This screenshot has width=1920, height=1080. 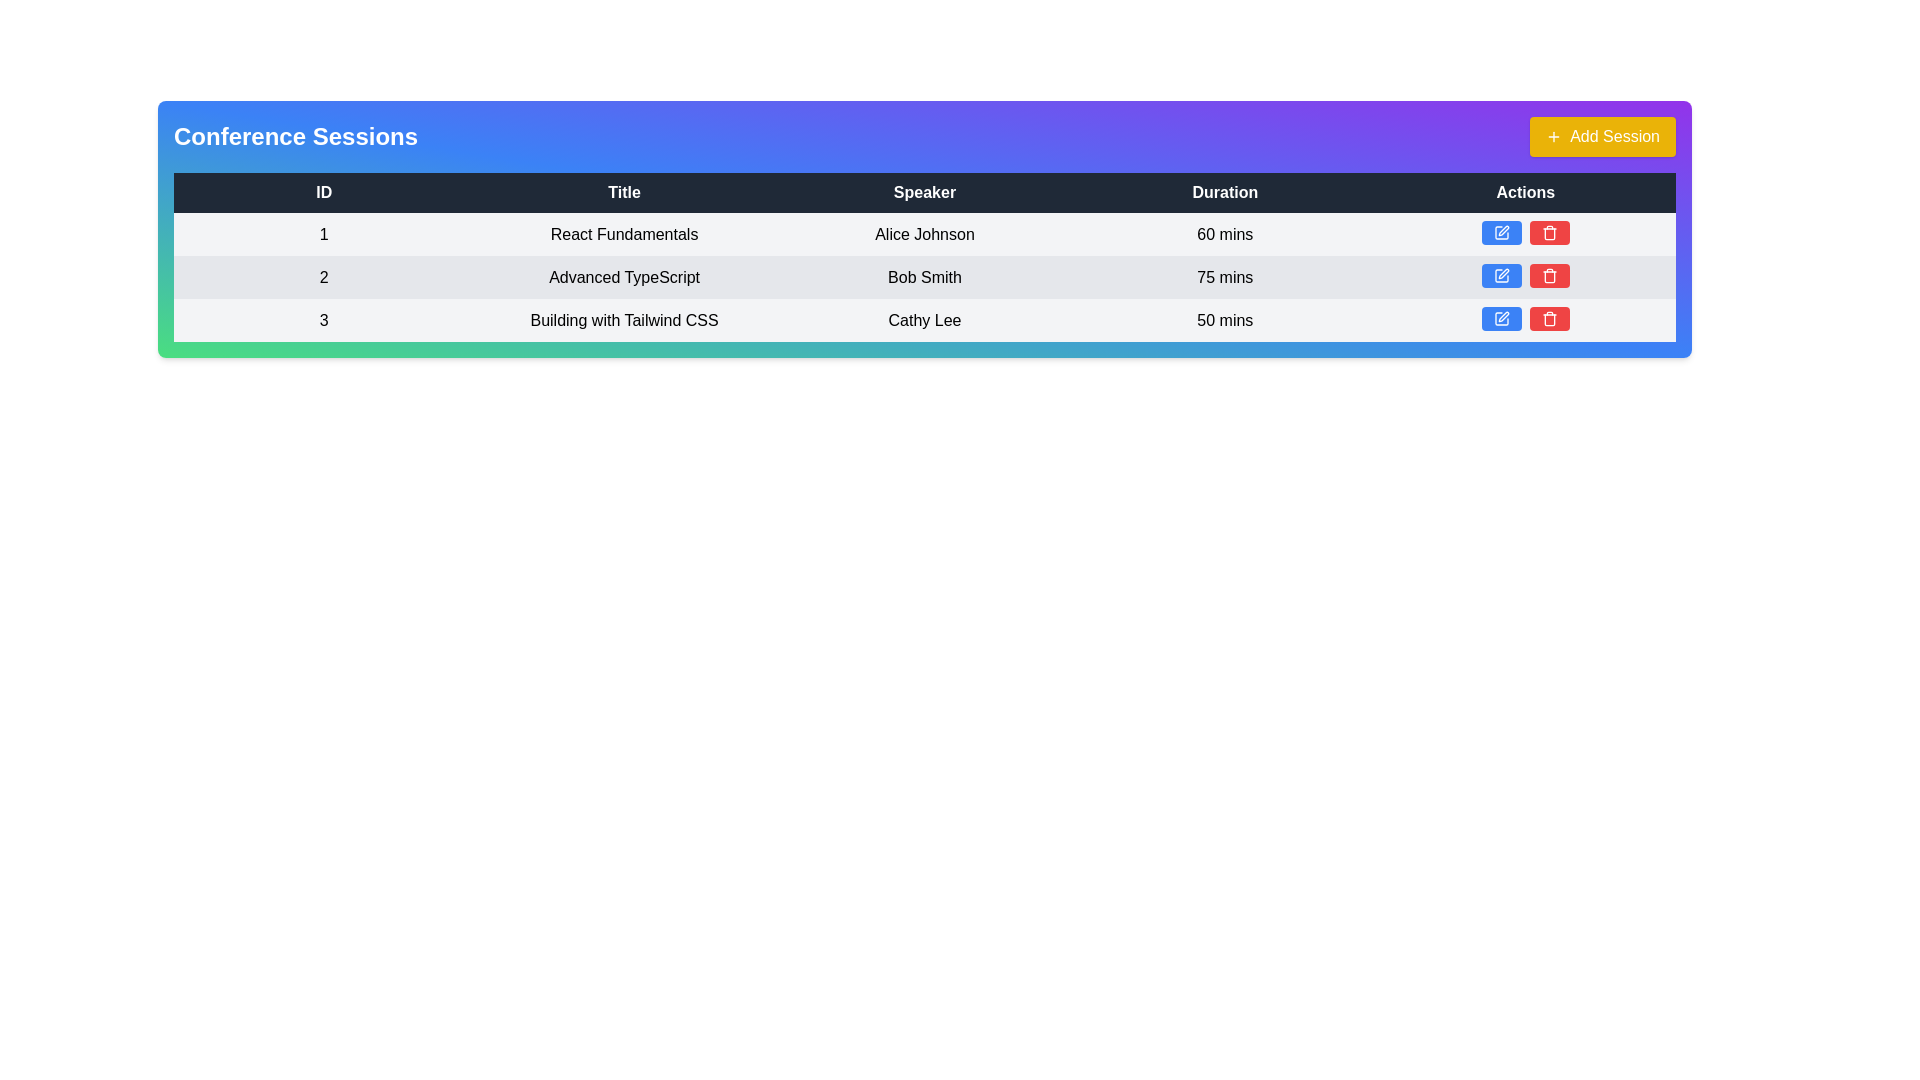 What do you see at coordinates (324, 233) in the screenshot?
I see `the table cell displaying the numeral '1' located in the first column of the first data row under the 'ID' header in the 'Conference Sessions' table` at bounding box center [324, 233].